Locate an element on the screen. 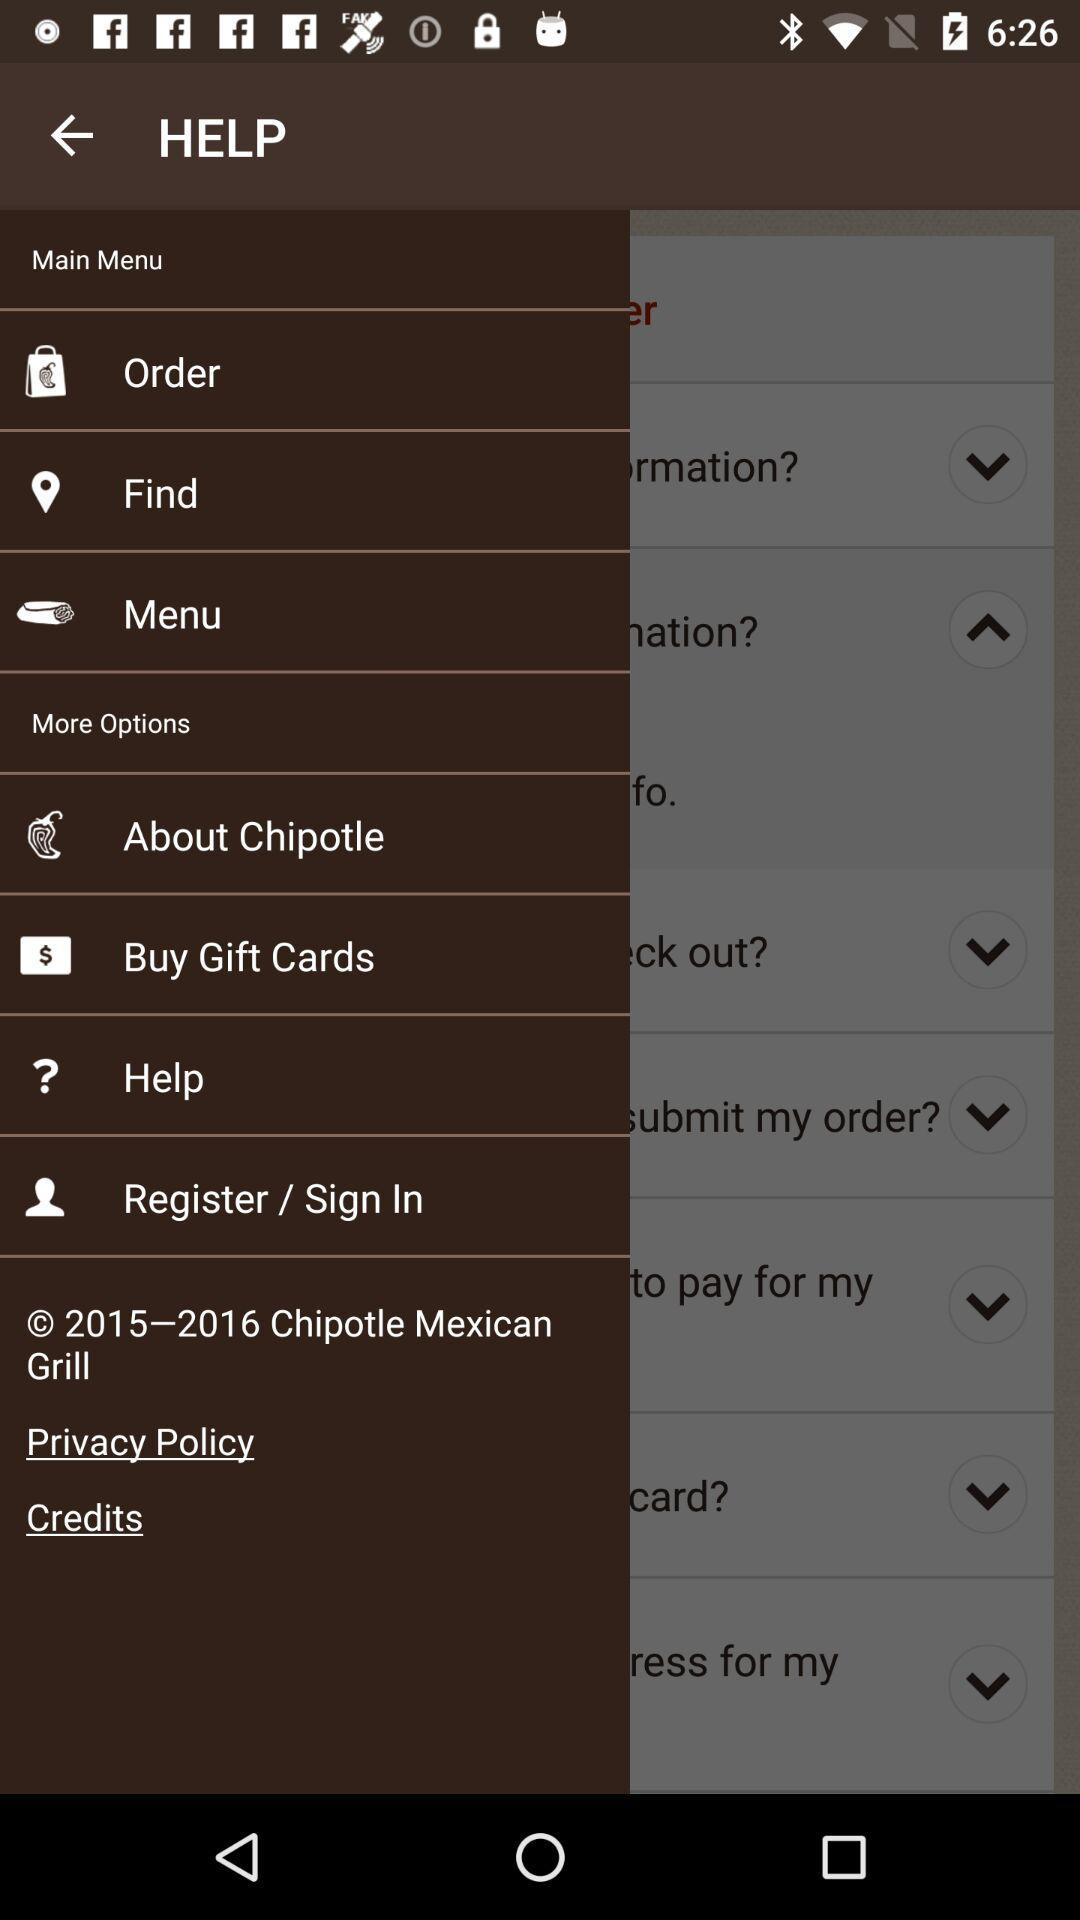 This screenshot has width=1080, height=1920. the icon beside order is located at coordinates (45, 371).